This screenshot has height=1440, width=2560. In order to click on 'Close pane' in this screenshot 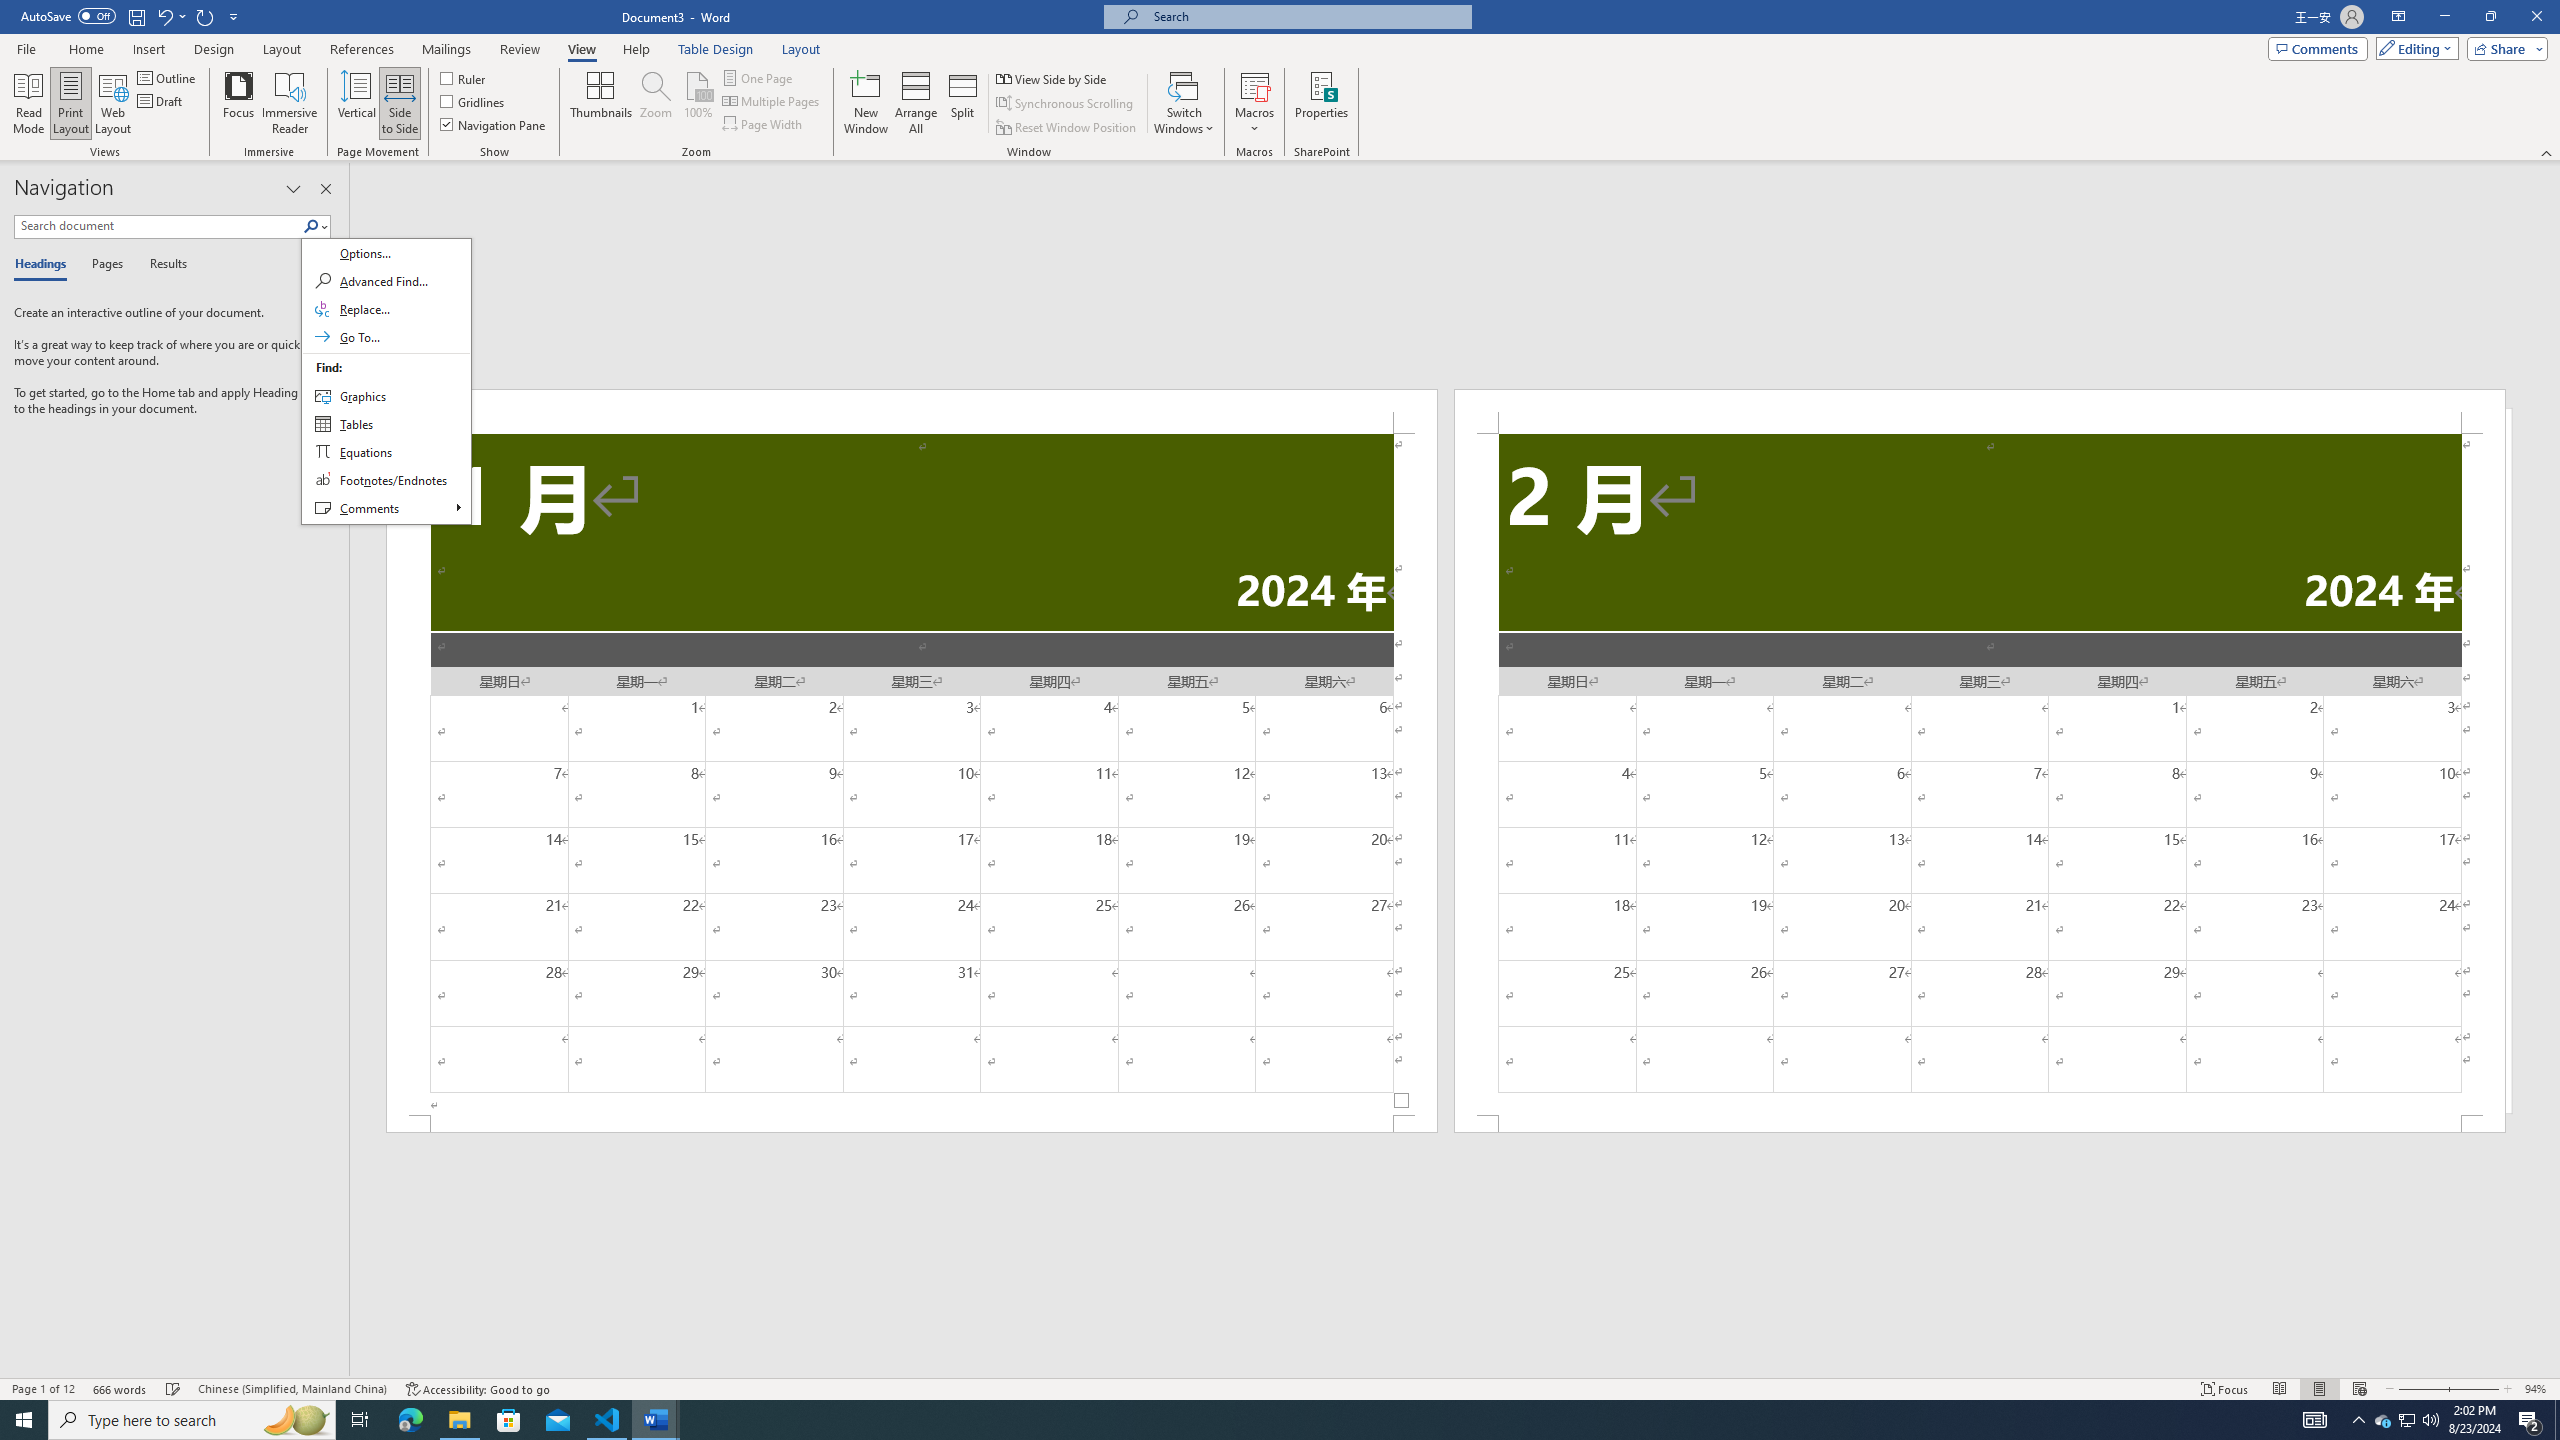, I will do `click(326, 188)`.